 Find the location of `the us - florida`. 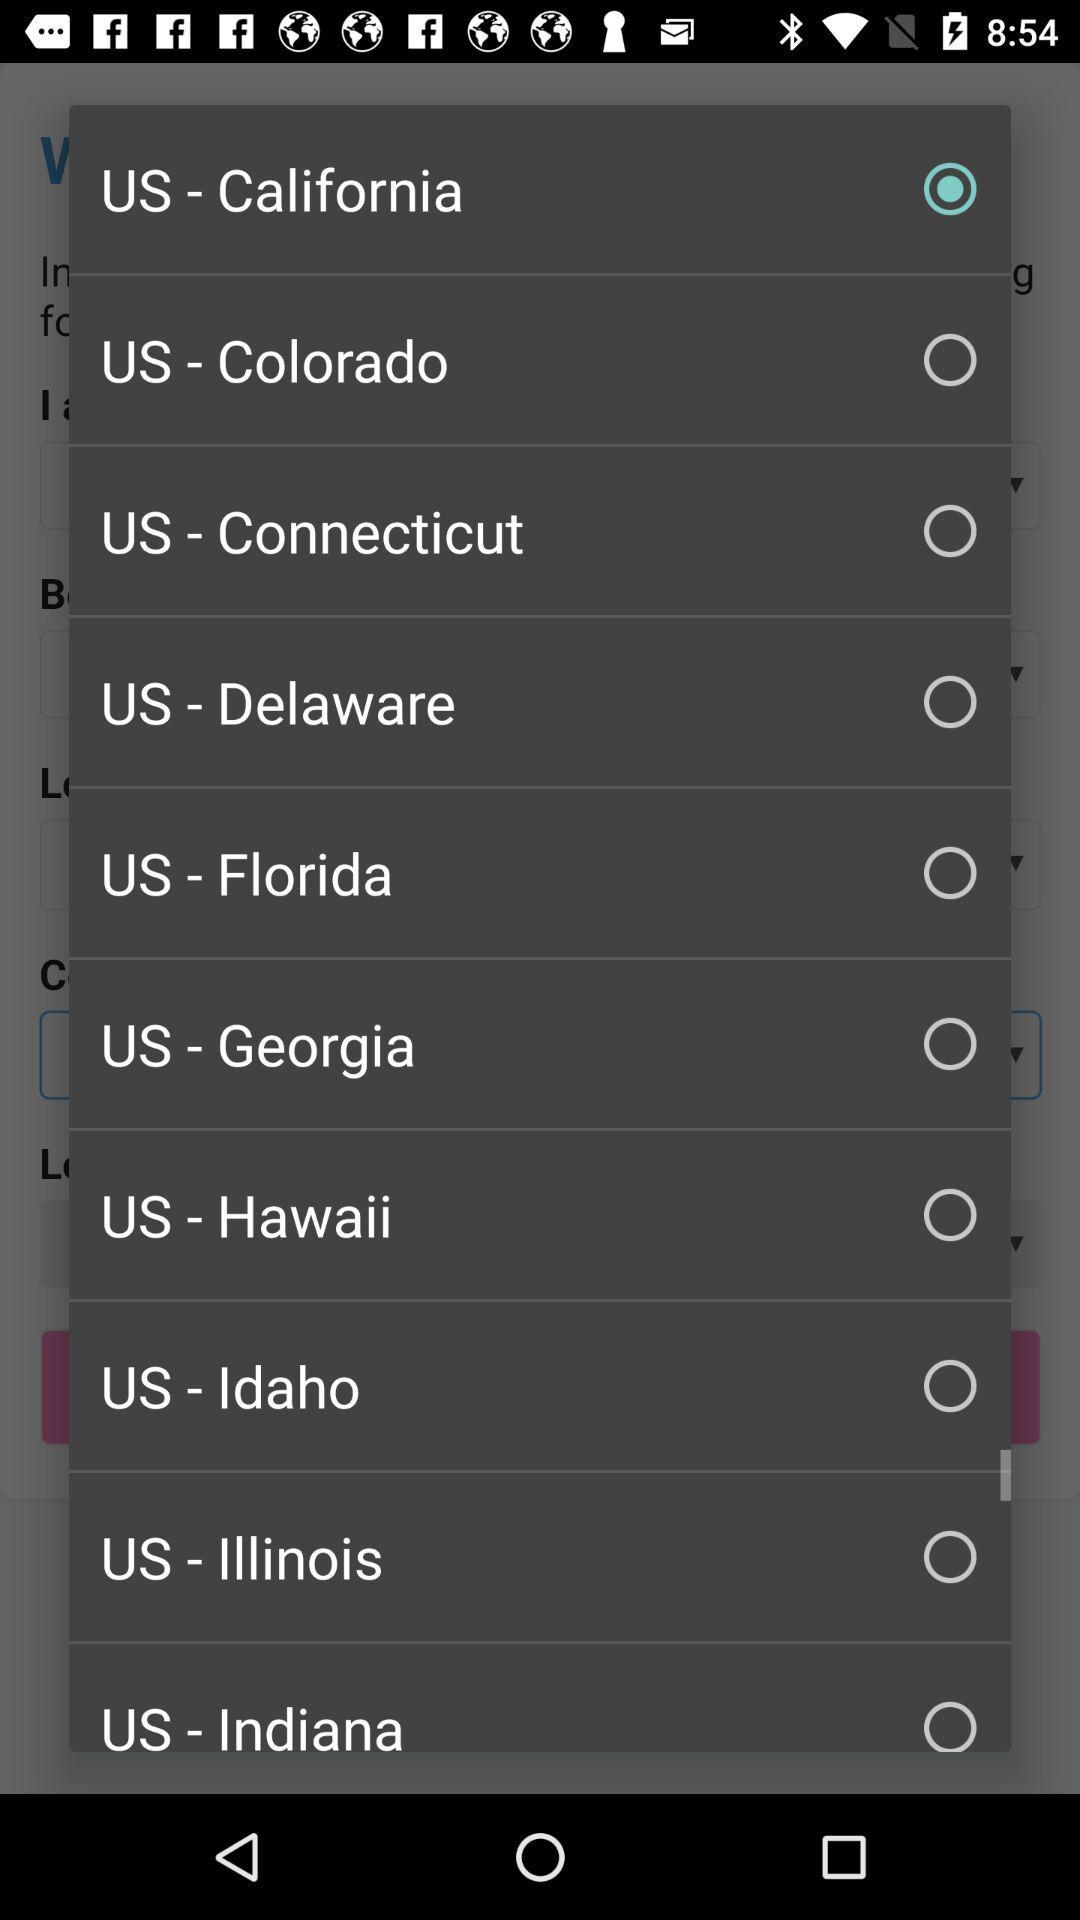

the us - florida is located at coordinates (540, 873).